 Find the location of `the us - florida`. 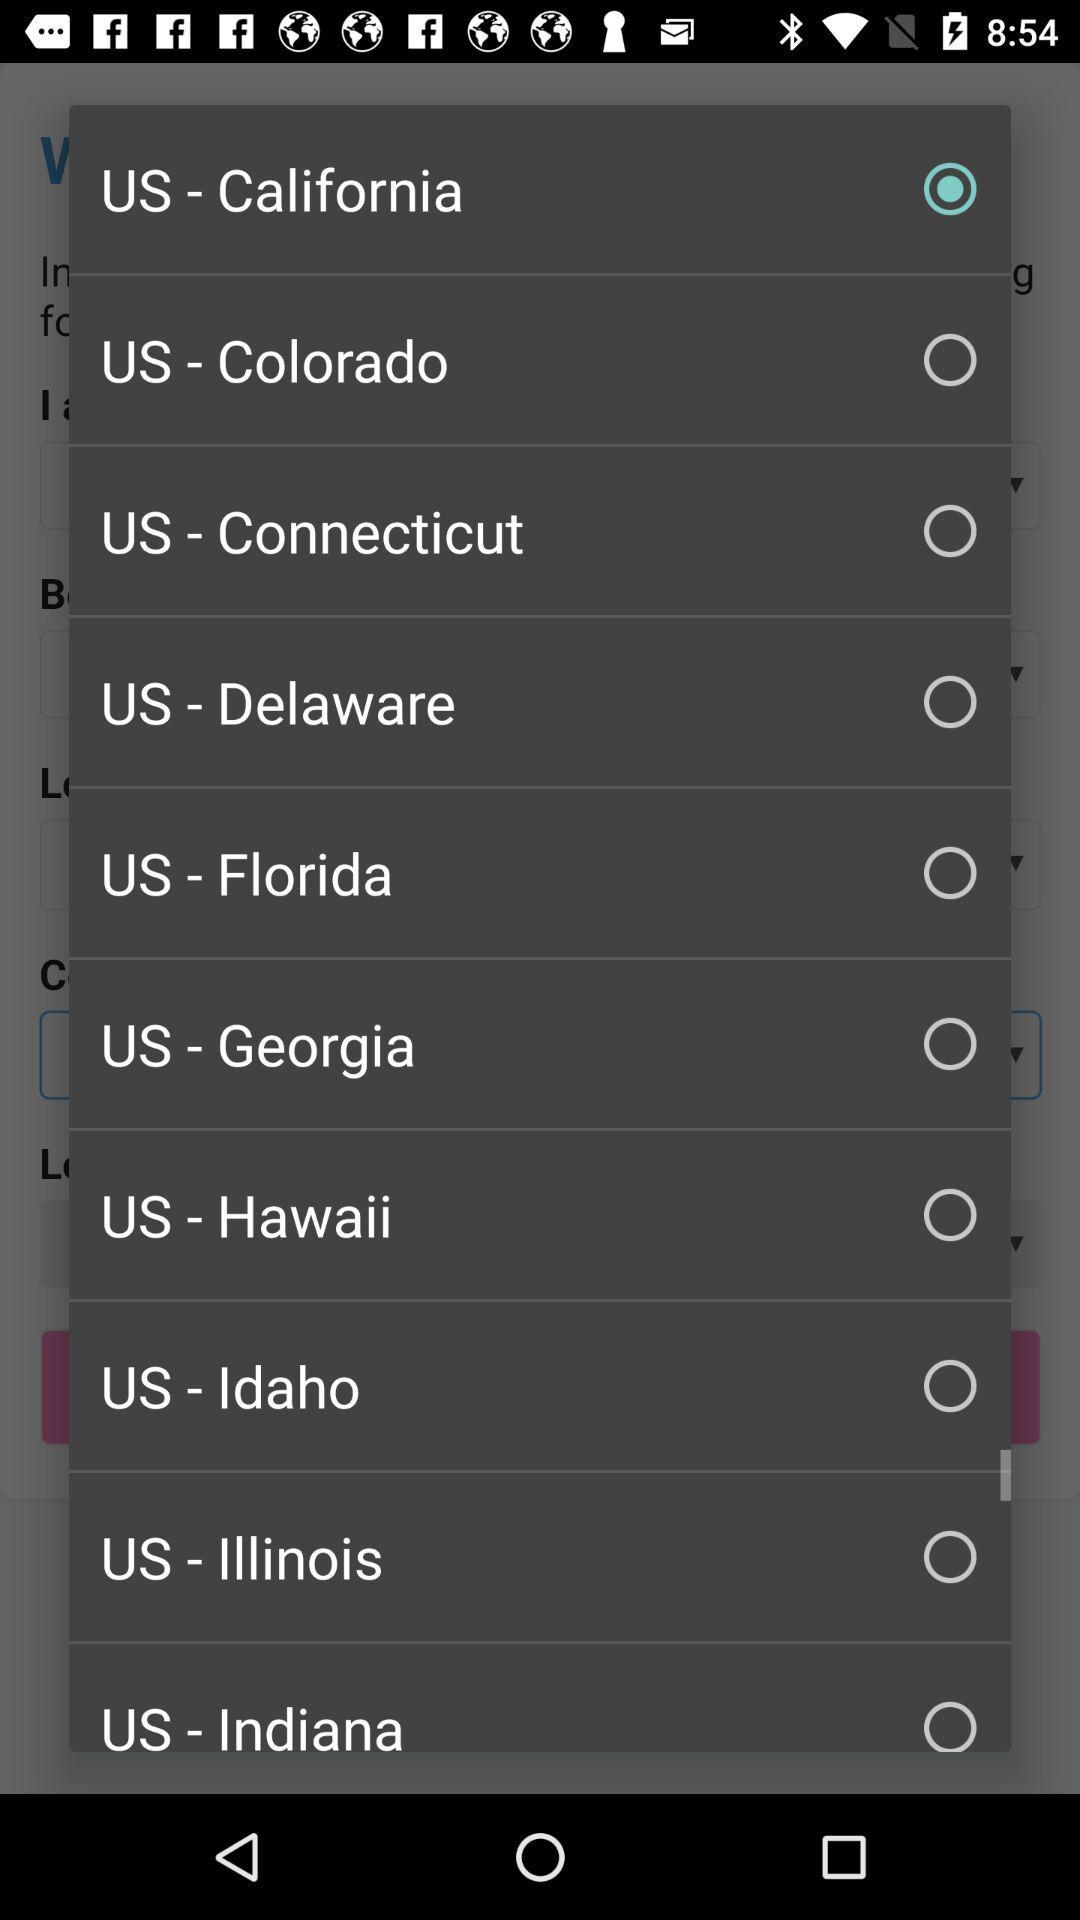

the us - florida is located at coordinates (540, 873).